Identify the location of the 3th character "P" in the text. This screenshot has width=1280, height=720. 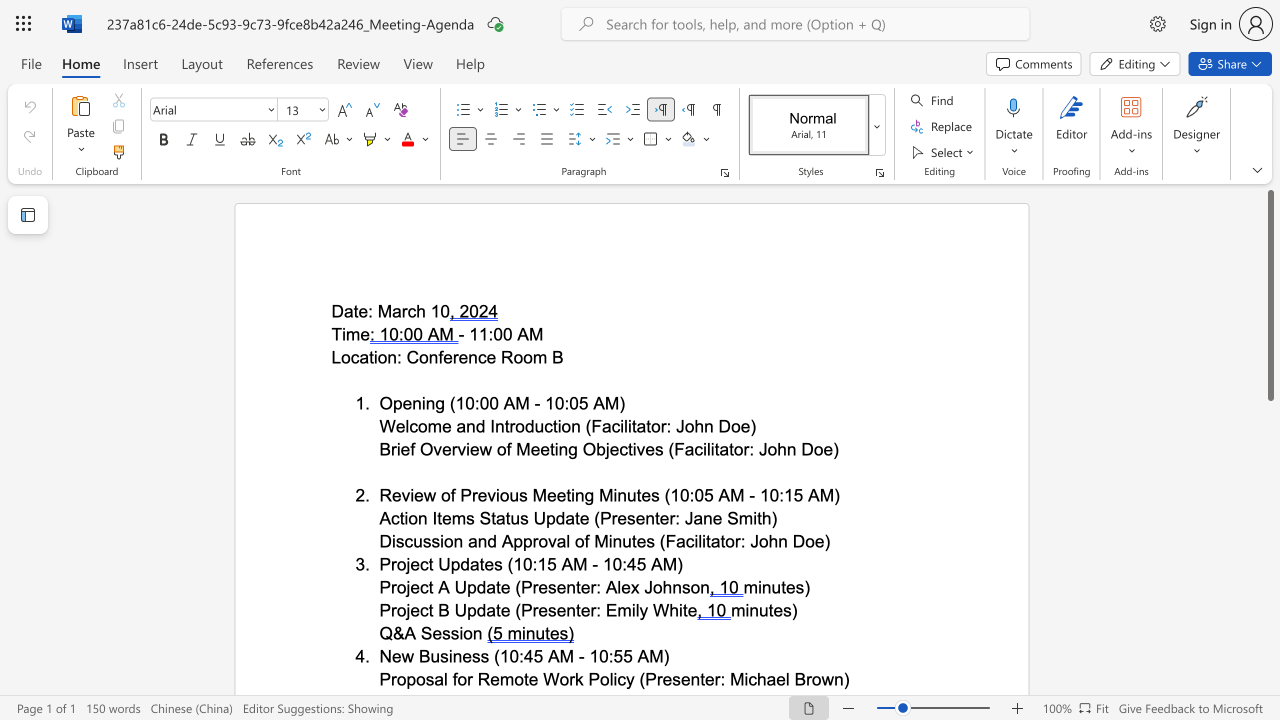
(651, 678).